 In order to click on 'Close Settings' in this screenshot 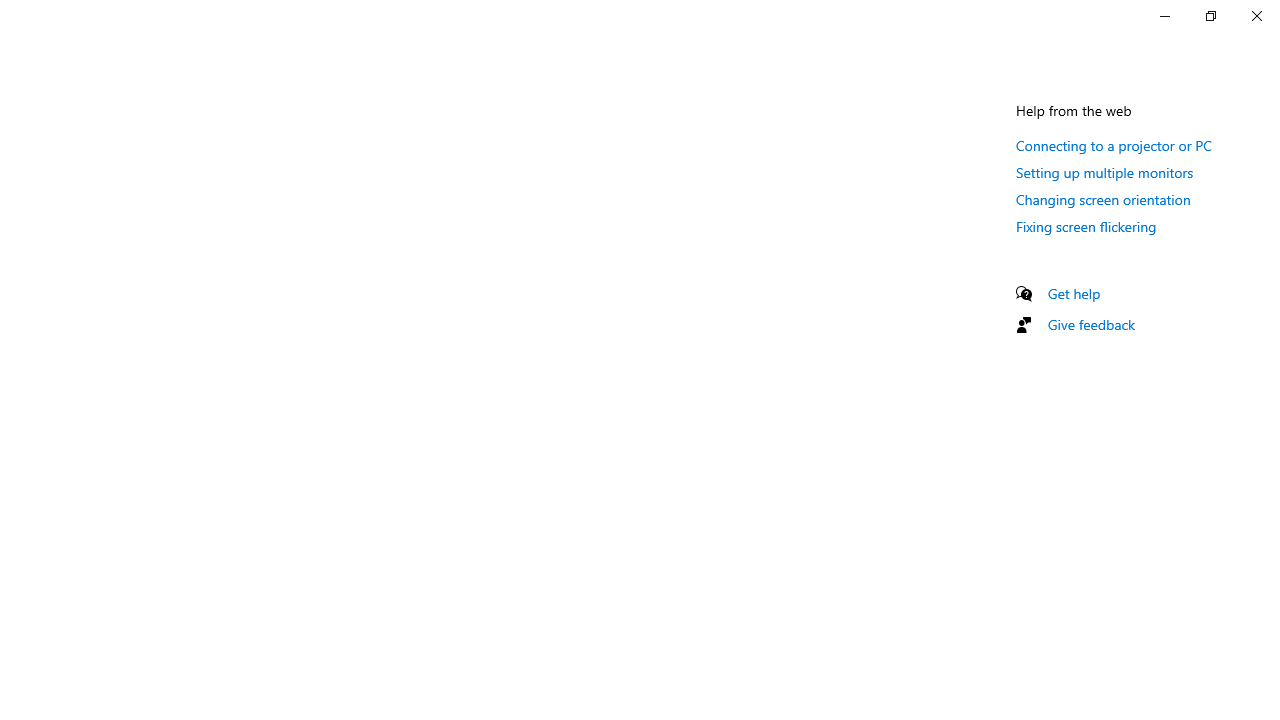, I will do `click(1255, 15)`.